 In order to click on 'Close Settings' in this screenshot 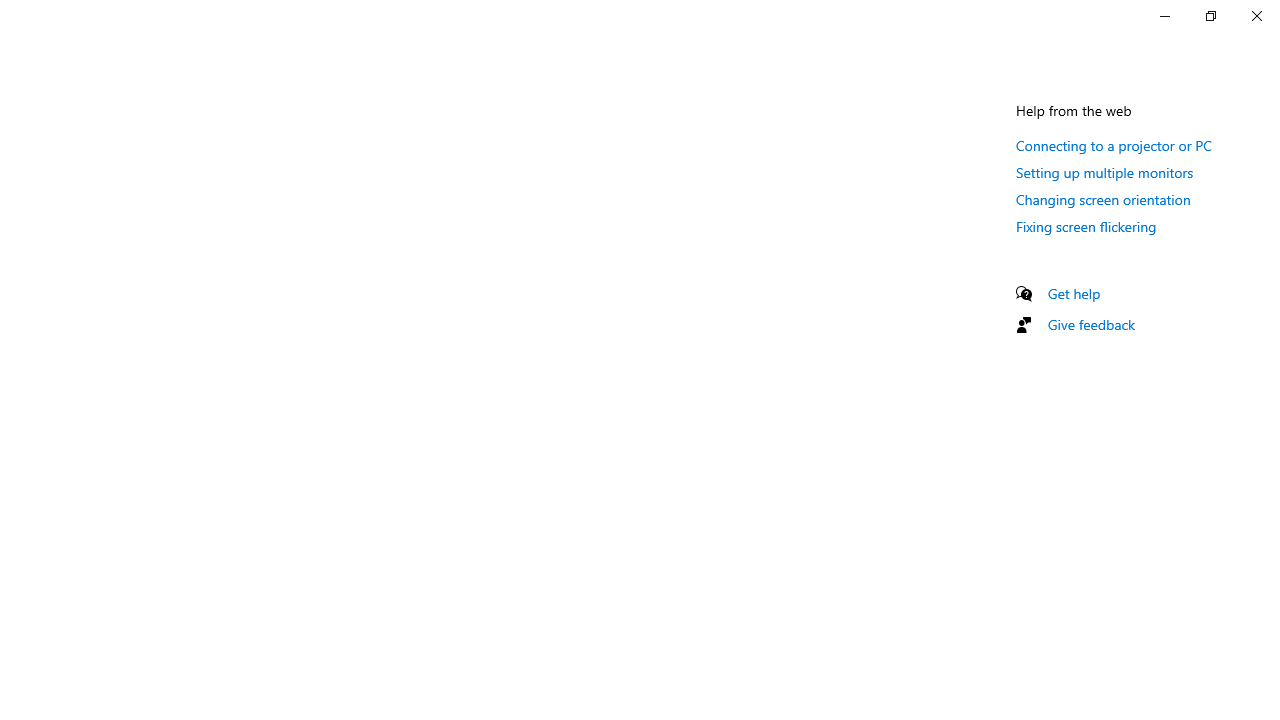, I will do `click(1255, 15)`.